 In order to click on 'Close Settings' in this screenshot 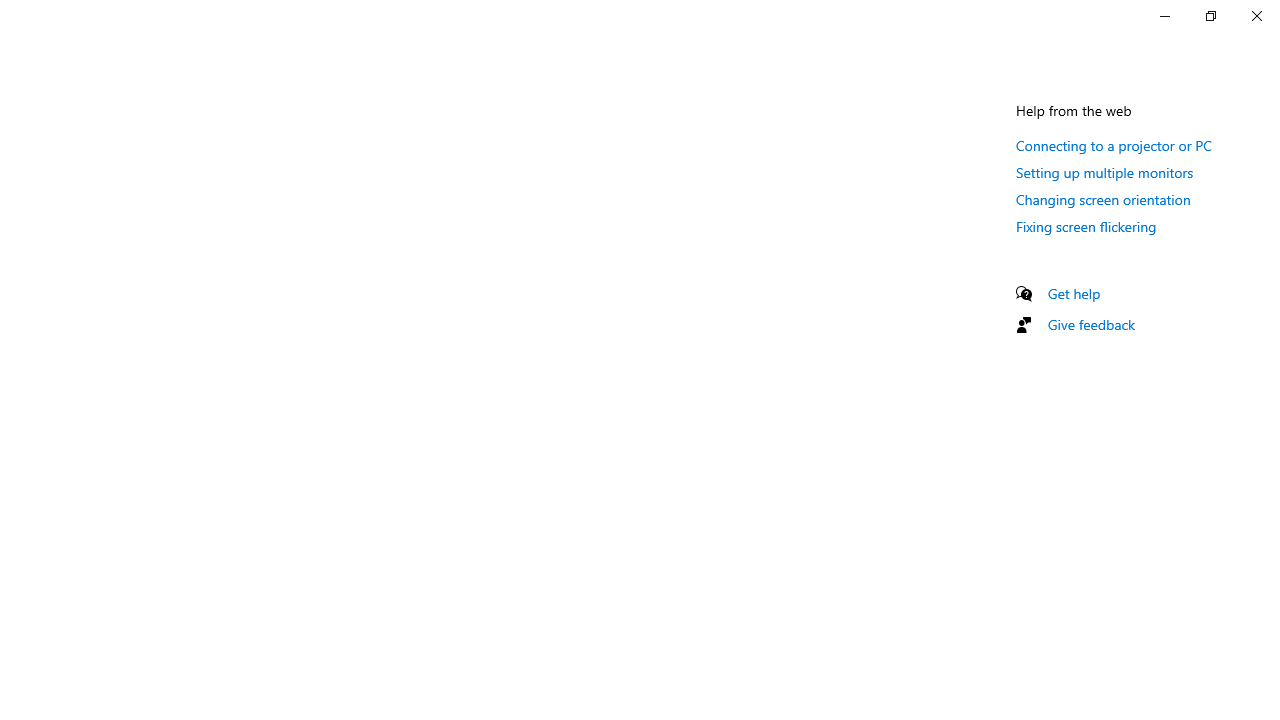, I will do `click(1255, 15)`.